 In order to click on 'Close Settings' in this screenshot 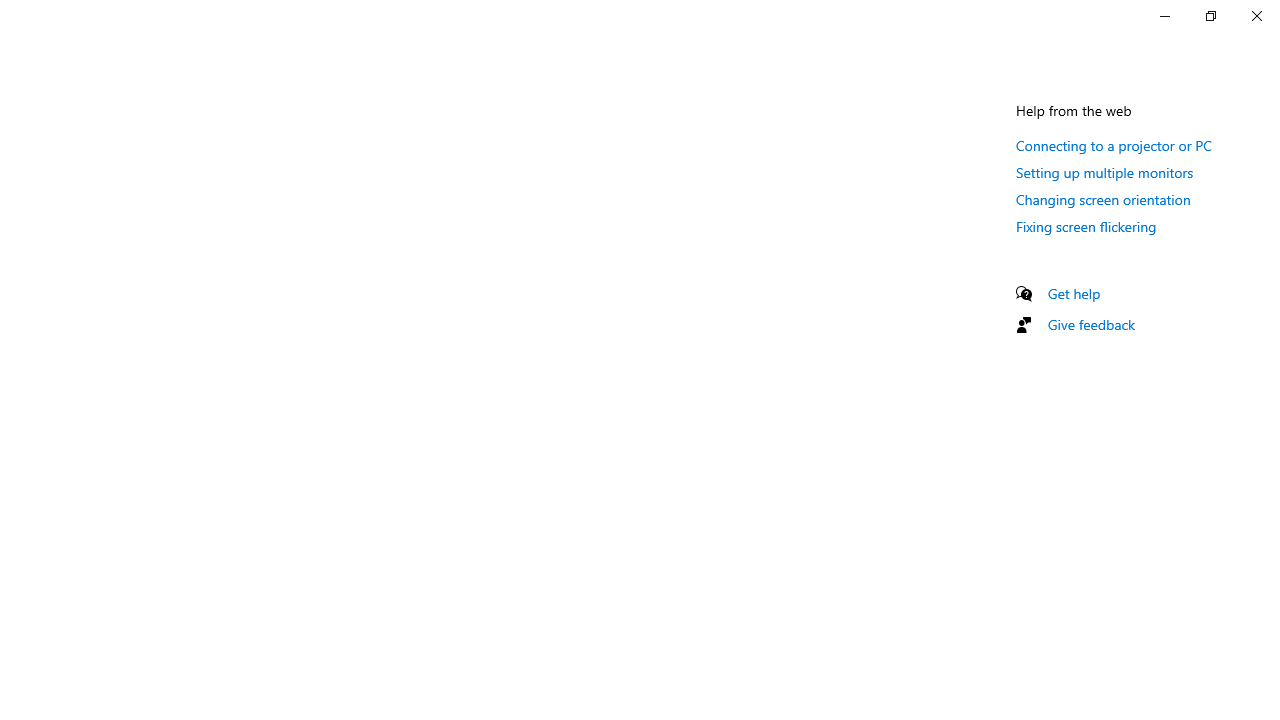, I will do `click(1255, 15)`.